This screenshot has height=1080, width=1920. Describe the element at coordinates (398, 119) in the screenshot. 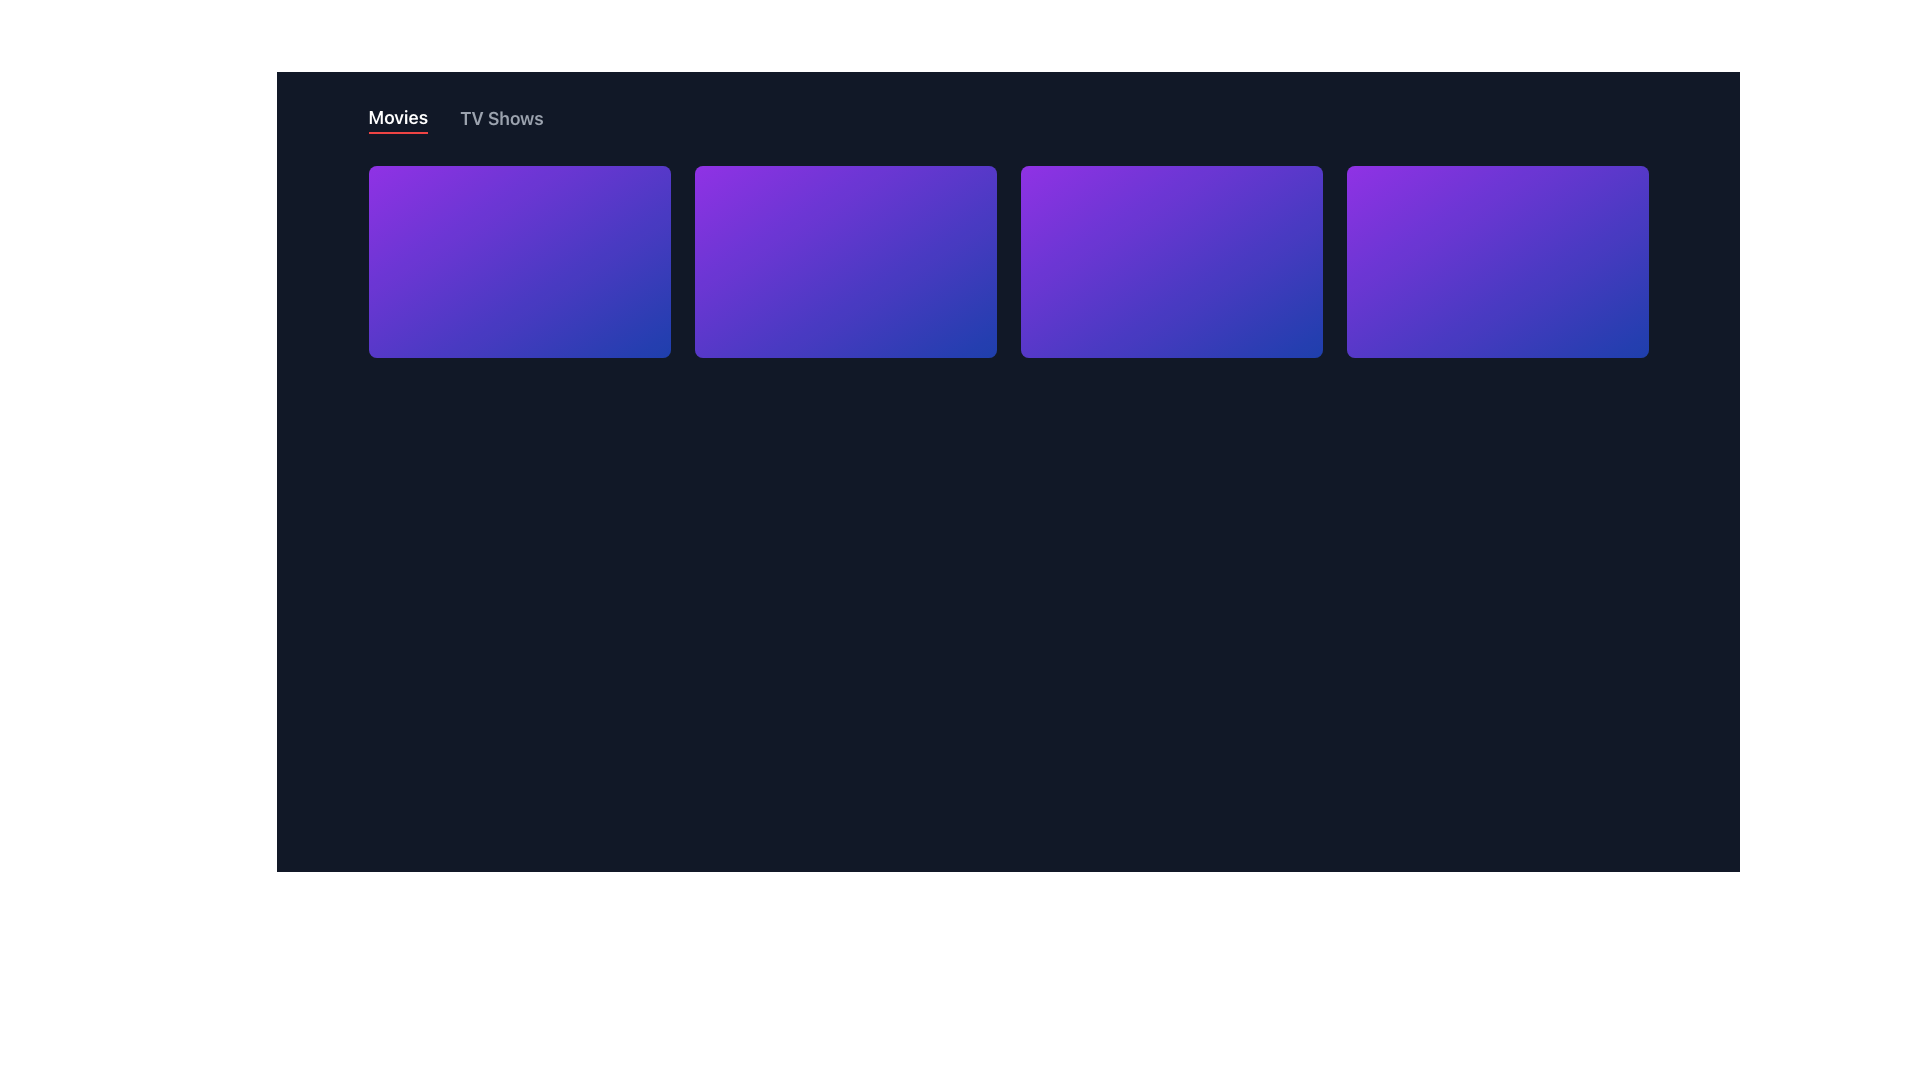

I see `the 'Movies' label, which is styled in bold white font with a red underline` at that location.